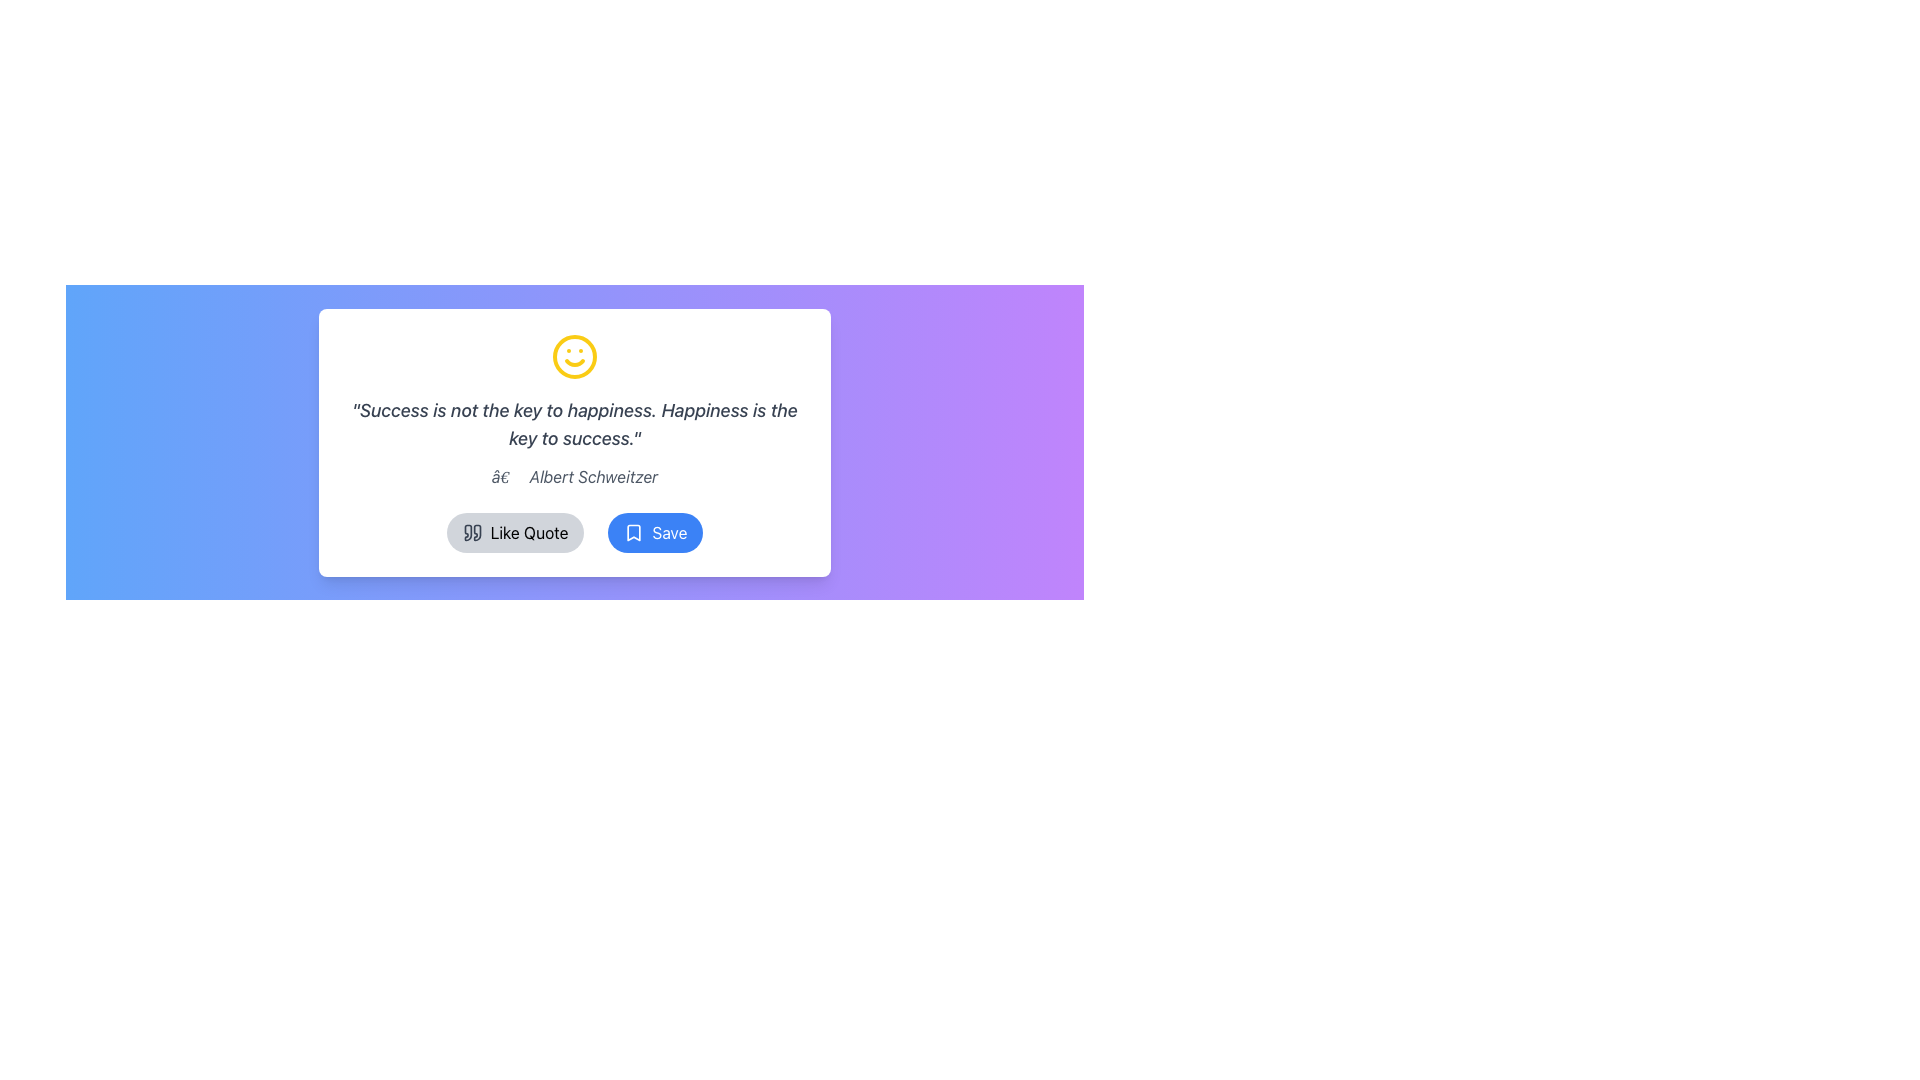 Image resolution: width=1920 pixels, height=1080 pixels. Describe the element at coordinates (515, 531) in the screenshot. I see `the 'Like Quote' button, which is a rounded rectangular button with a gray background that highlights to yellow on hover, located centrally in its group of buttons` at that location.